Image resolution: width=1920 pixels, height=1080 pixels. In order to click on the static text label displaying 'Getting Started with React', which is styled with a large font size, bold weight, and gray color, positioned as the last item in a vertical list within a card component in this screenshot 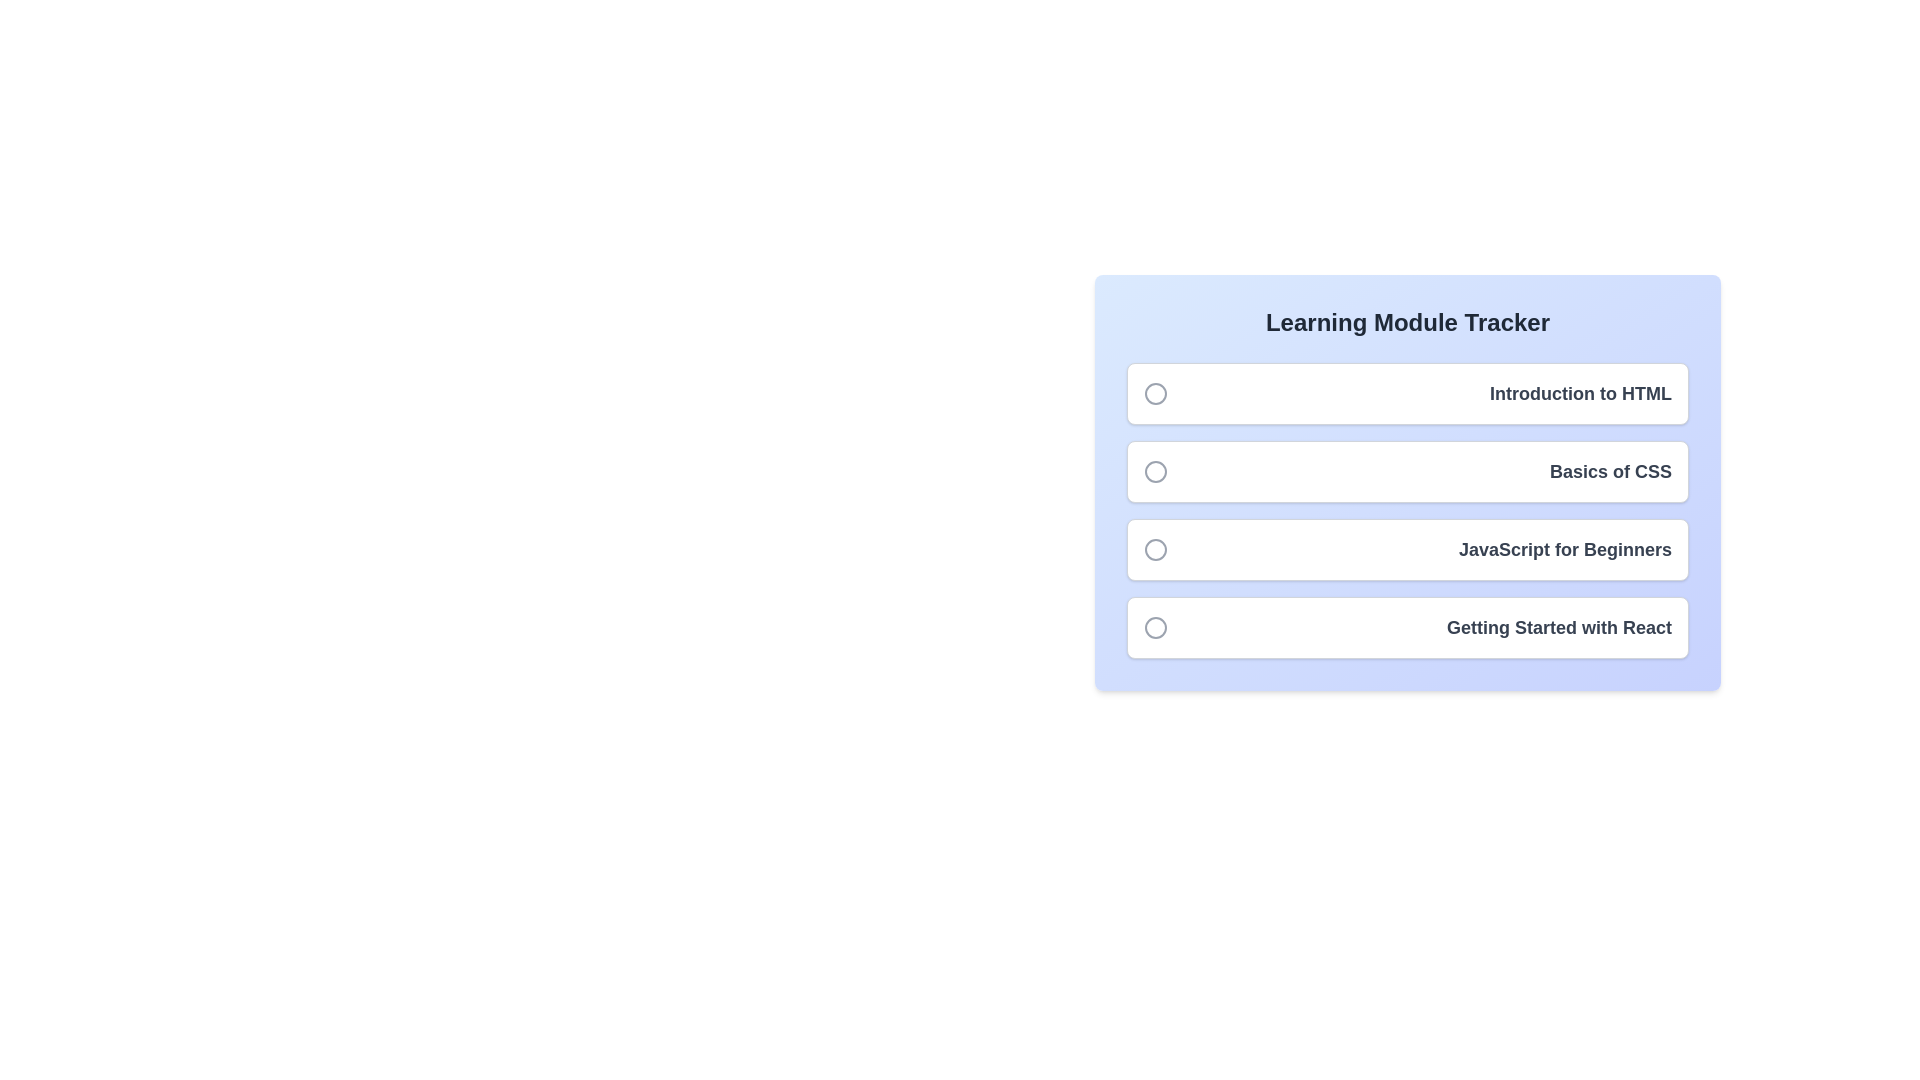, I will do `click(1558, 627)`.